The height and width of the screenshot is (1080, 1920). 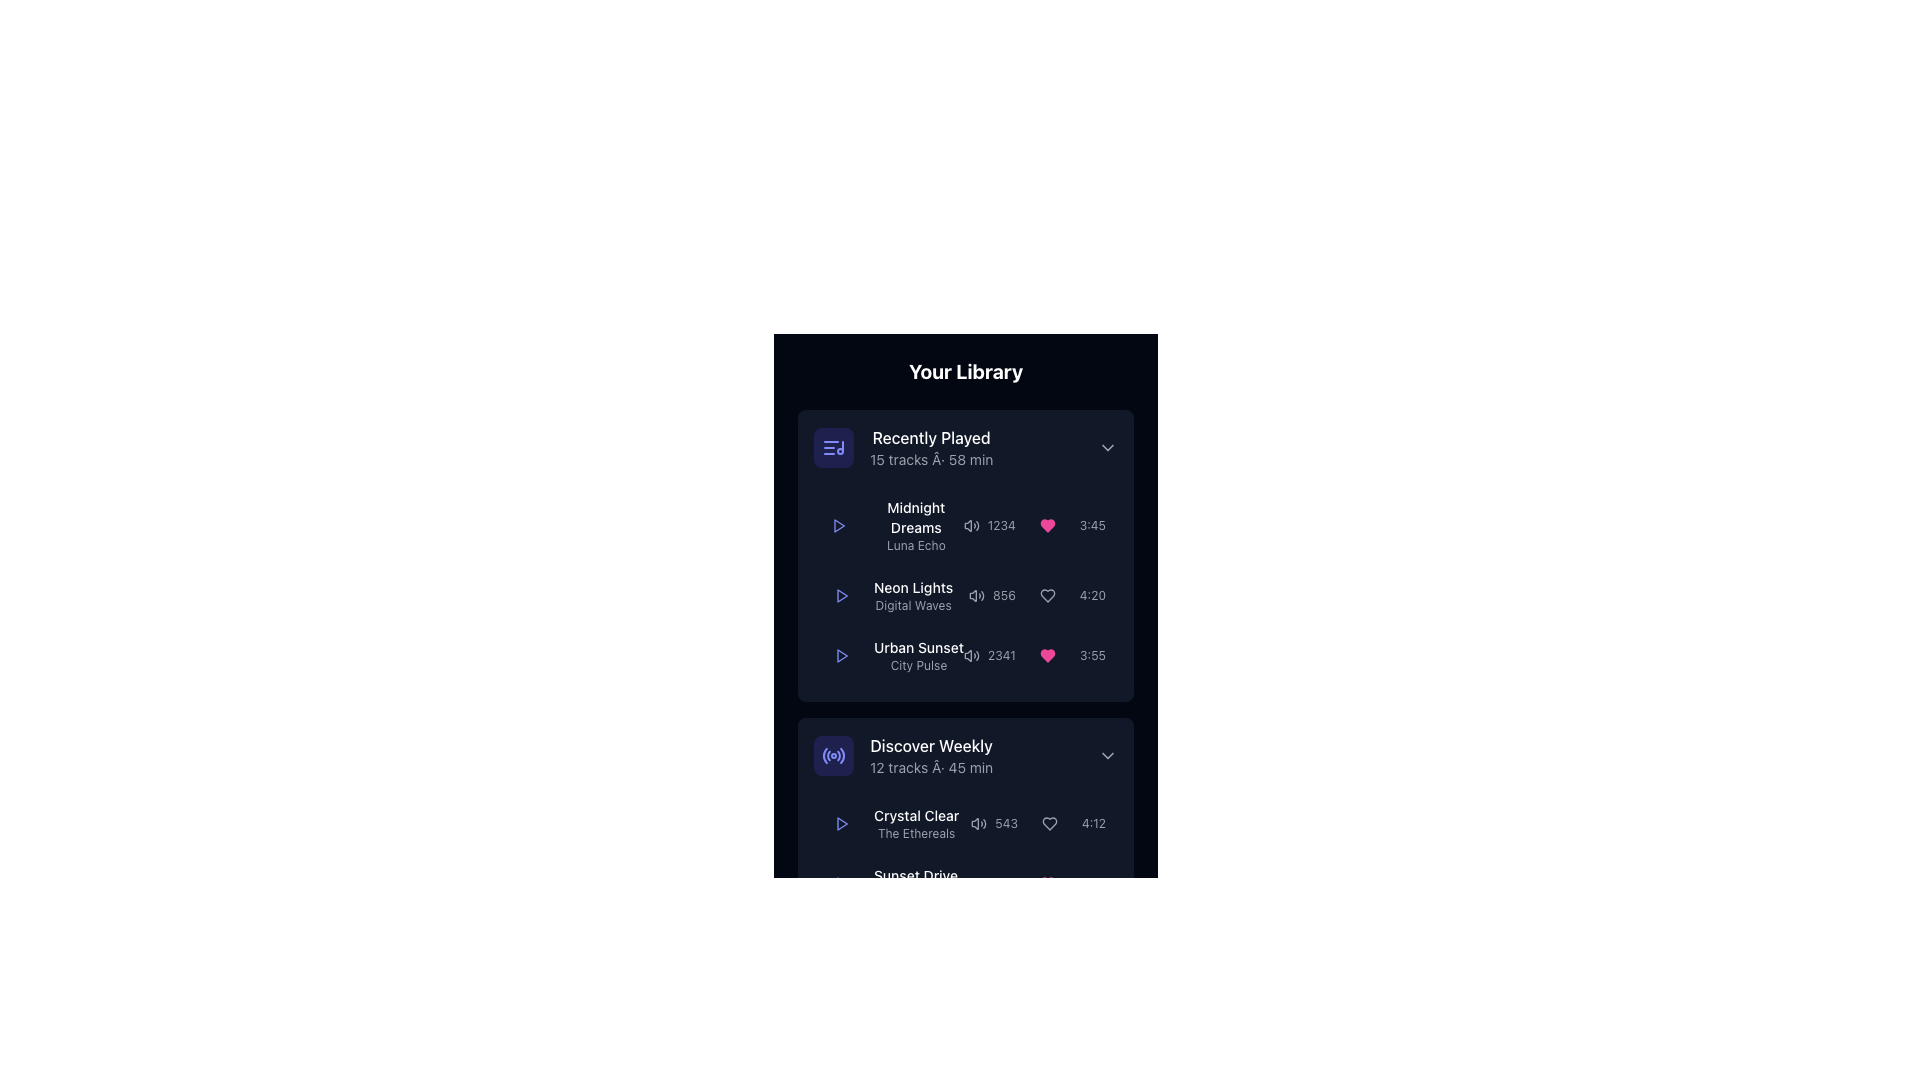 I want to click on the text label '1234' that indicates the number of plays for the audio item 'Midnight Dreams', which is positioned adjacent to the volume icon in the 'Recently Played' list, so click(x=989, y=524).